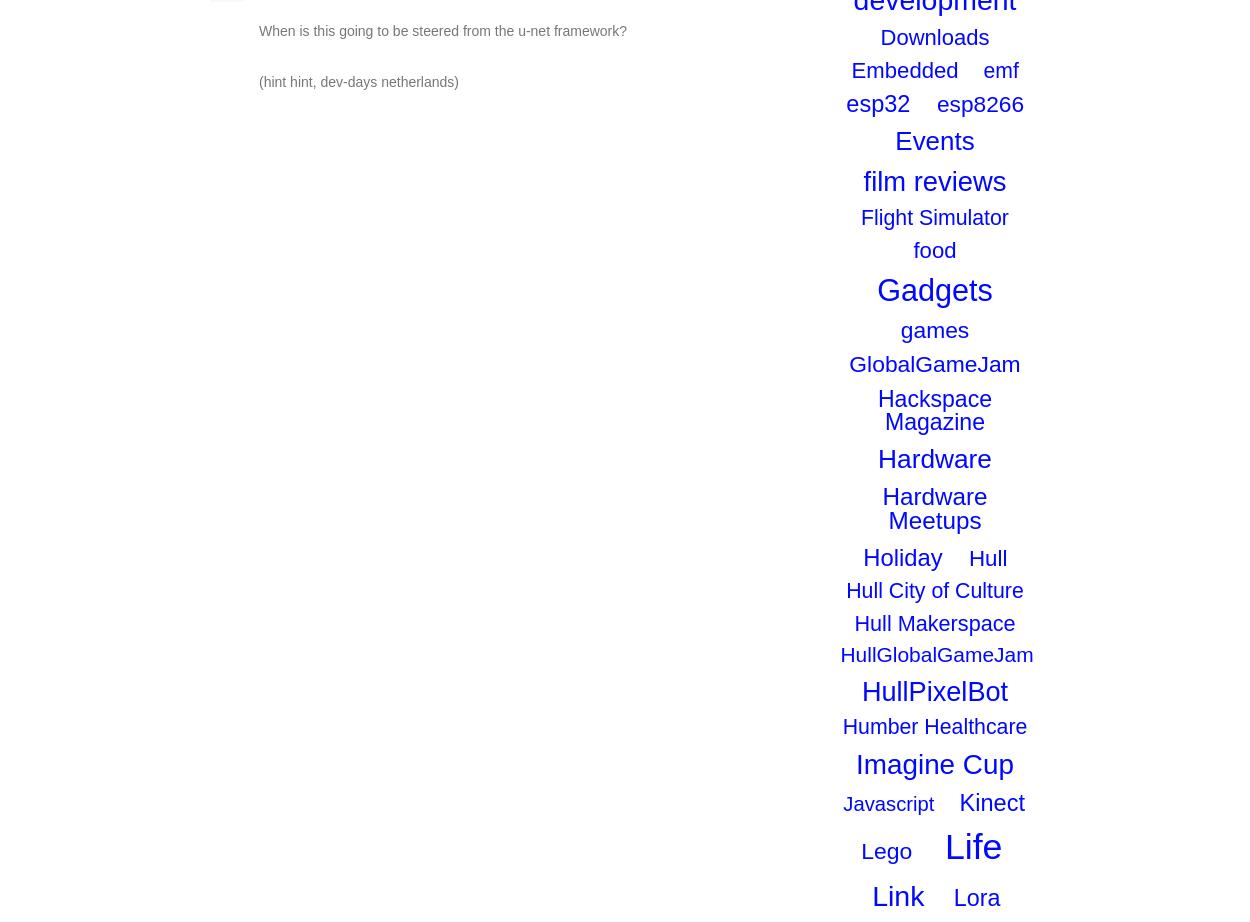 The height and width of the screenshot is (922, 1250). What do you see at coordinates (934, 762) in the screenshot?
I see `'Imagine Cup'` at bounding box center [934, 762].